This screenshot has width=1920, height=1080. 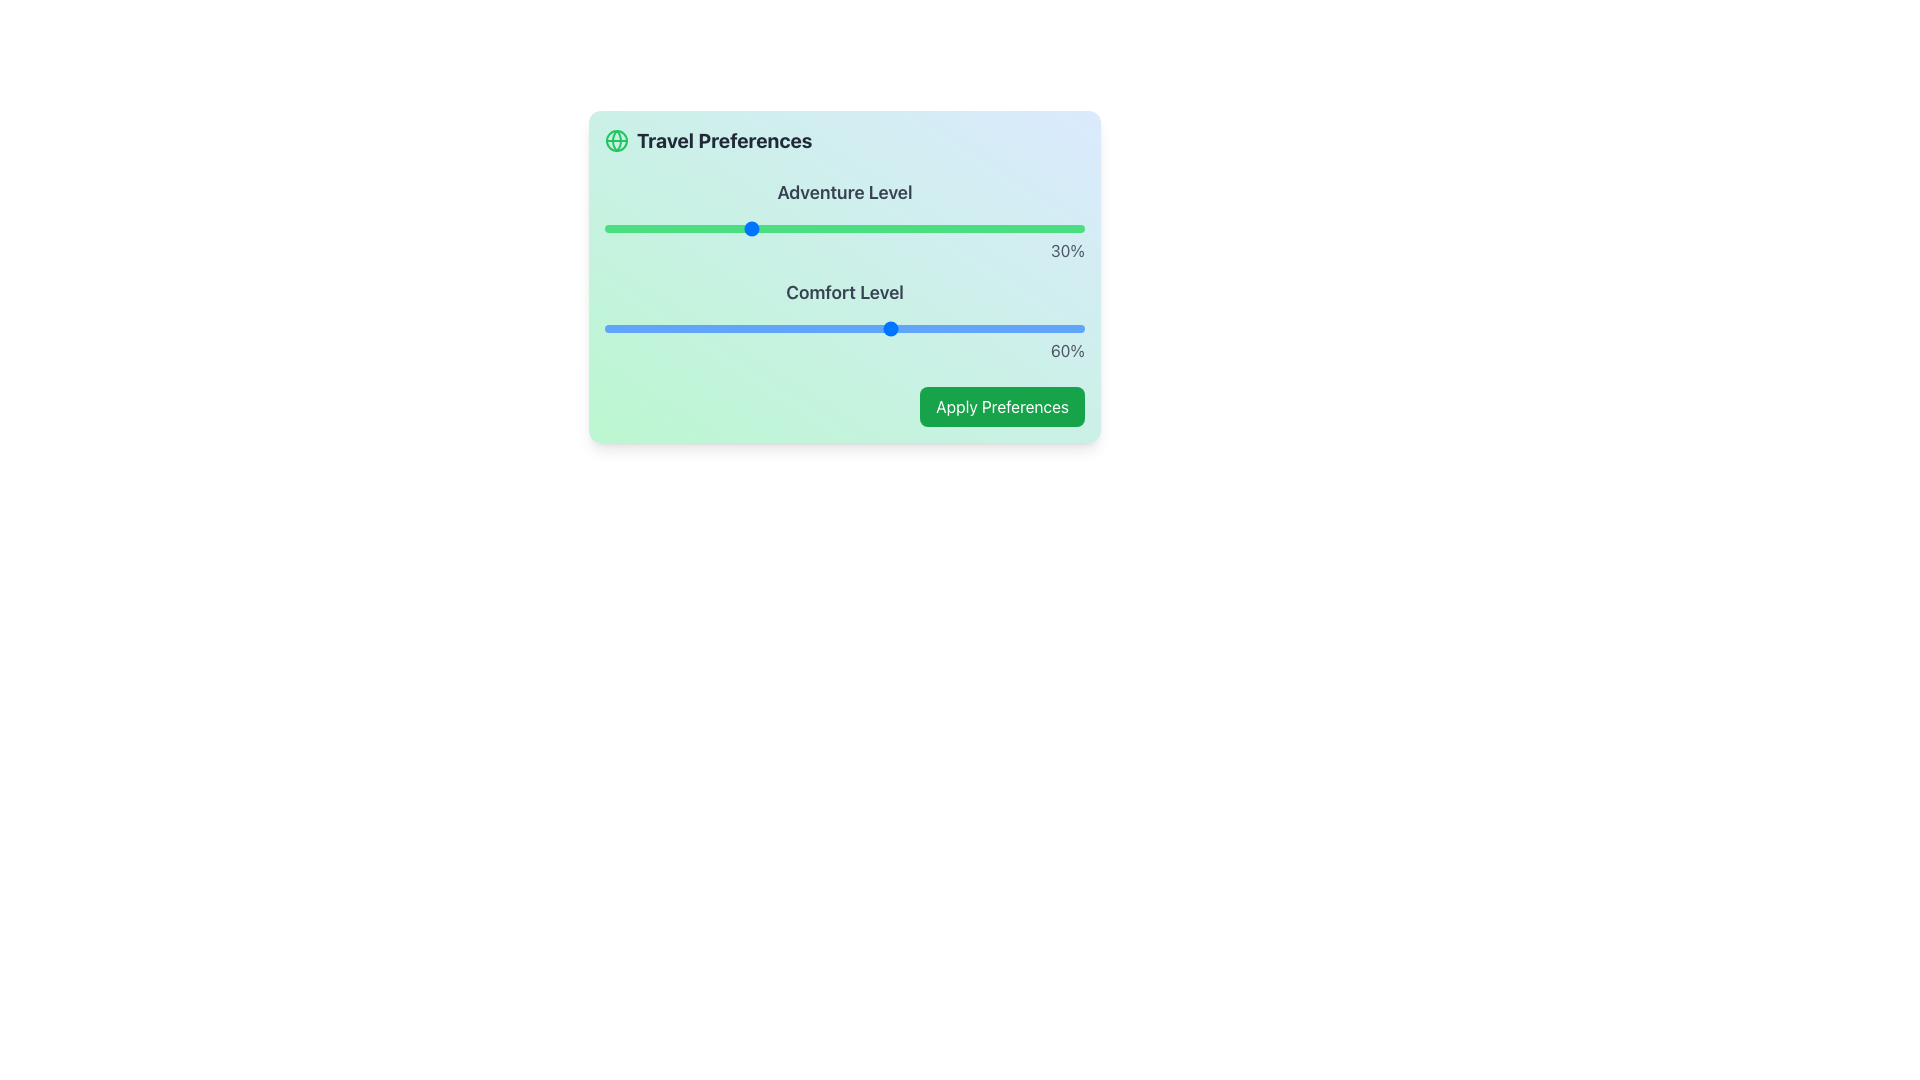 What do you see at coordinates (696, 227) in the screenshot?
I see `Adventure Level` at bounding box center [696, 227].